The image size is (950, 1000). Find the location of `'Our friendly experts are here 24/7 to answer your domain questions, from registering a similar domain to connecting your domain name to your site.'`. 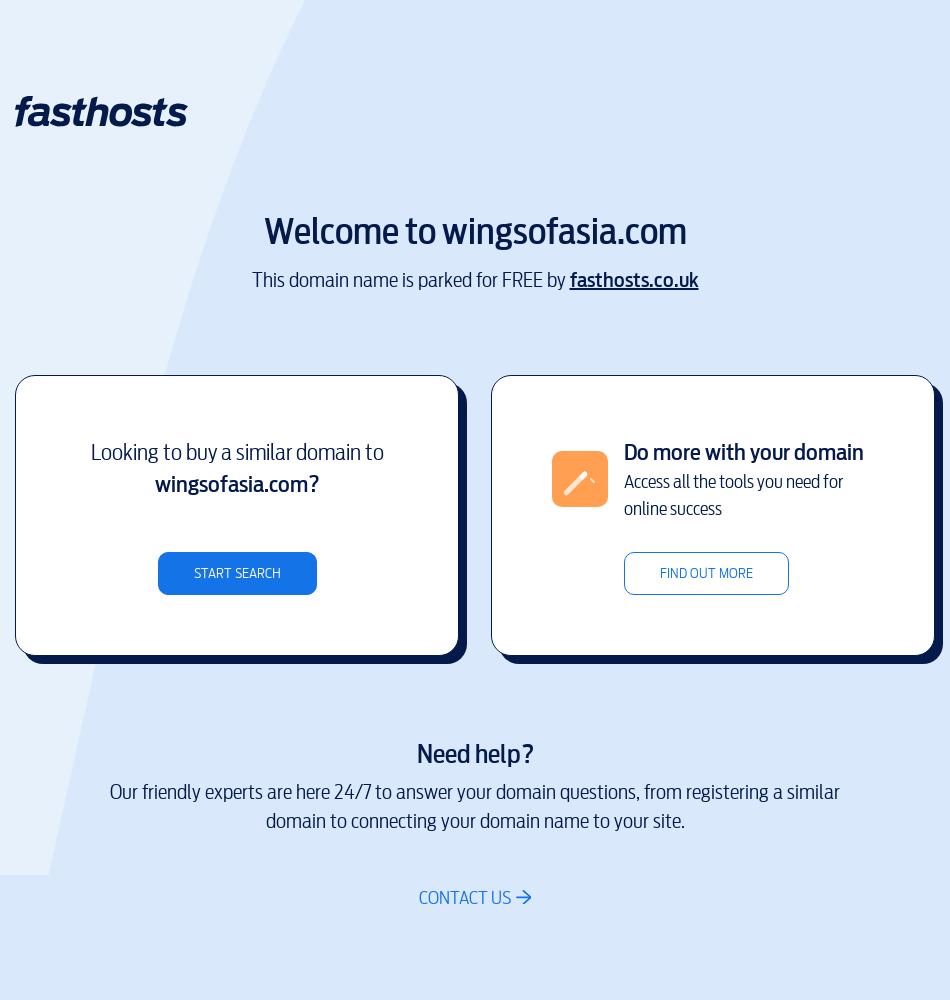

'Our friendly experts are here 24/7 to answer your domain questions, from registering a similar domain to connecting your domain name to your site.' is located at coordinates (475, 807).